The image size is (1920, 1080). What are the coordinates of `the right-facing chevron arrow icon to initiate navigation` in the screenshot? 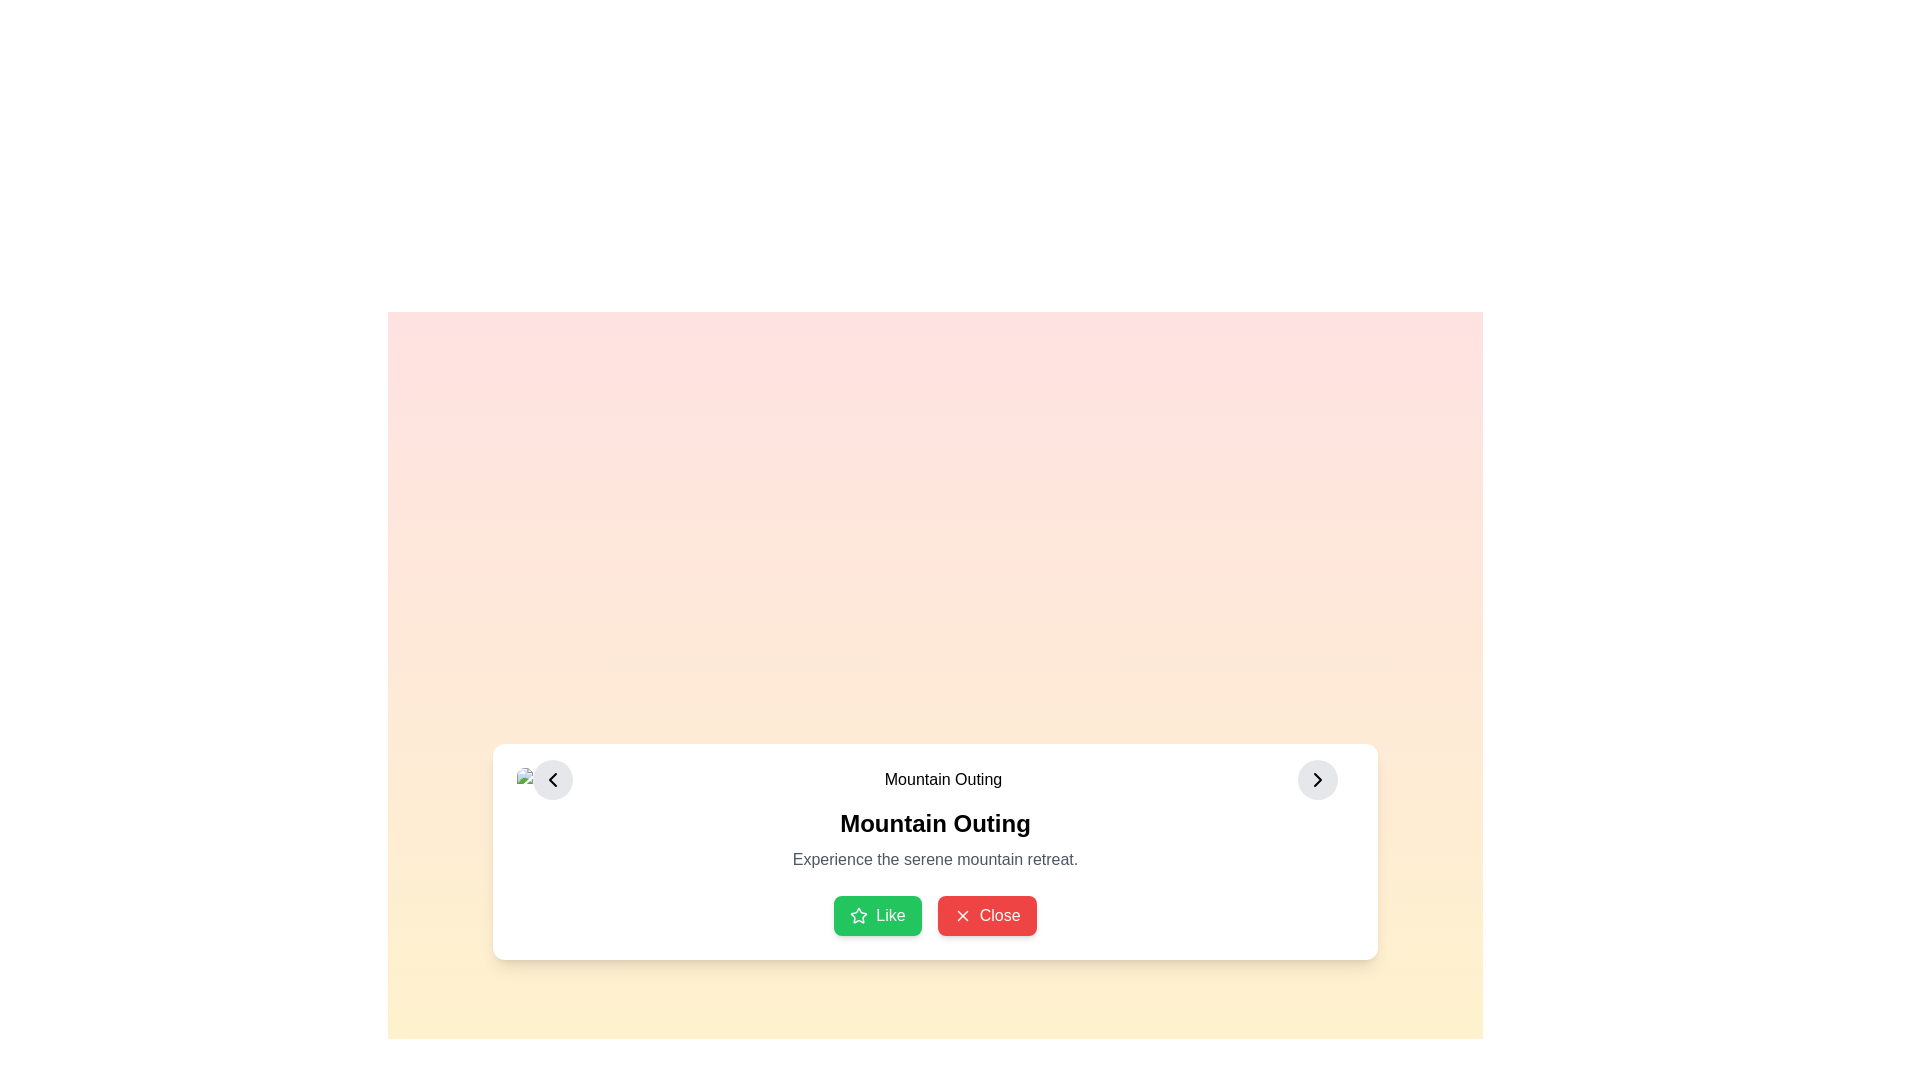 It's located at (1318, 778).